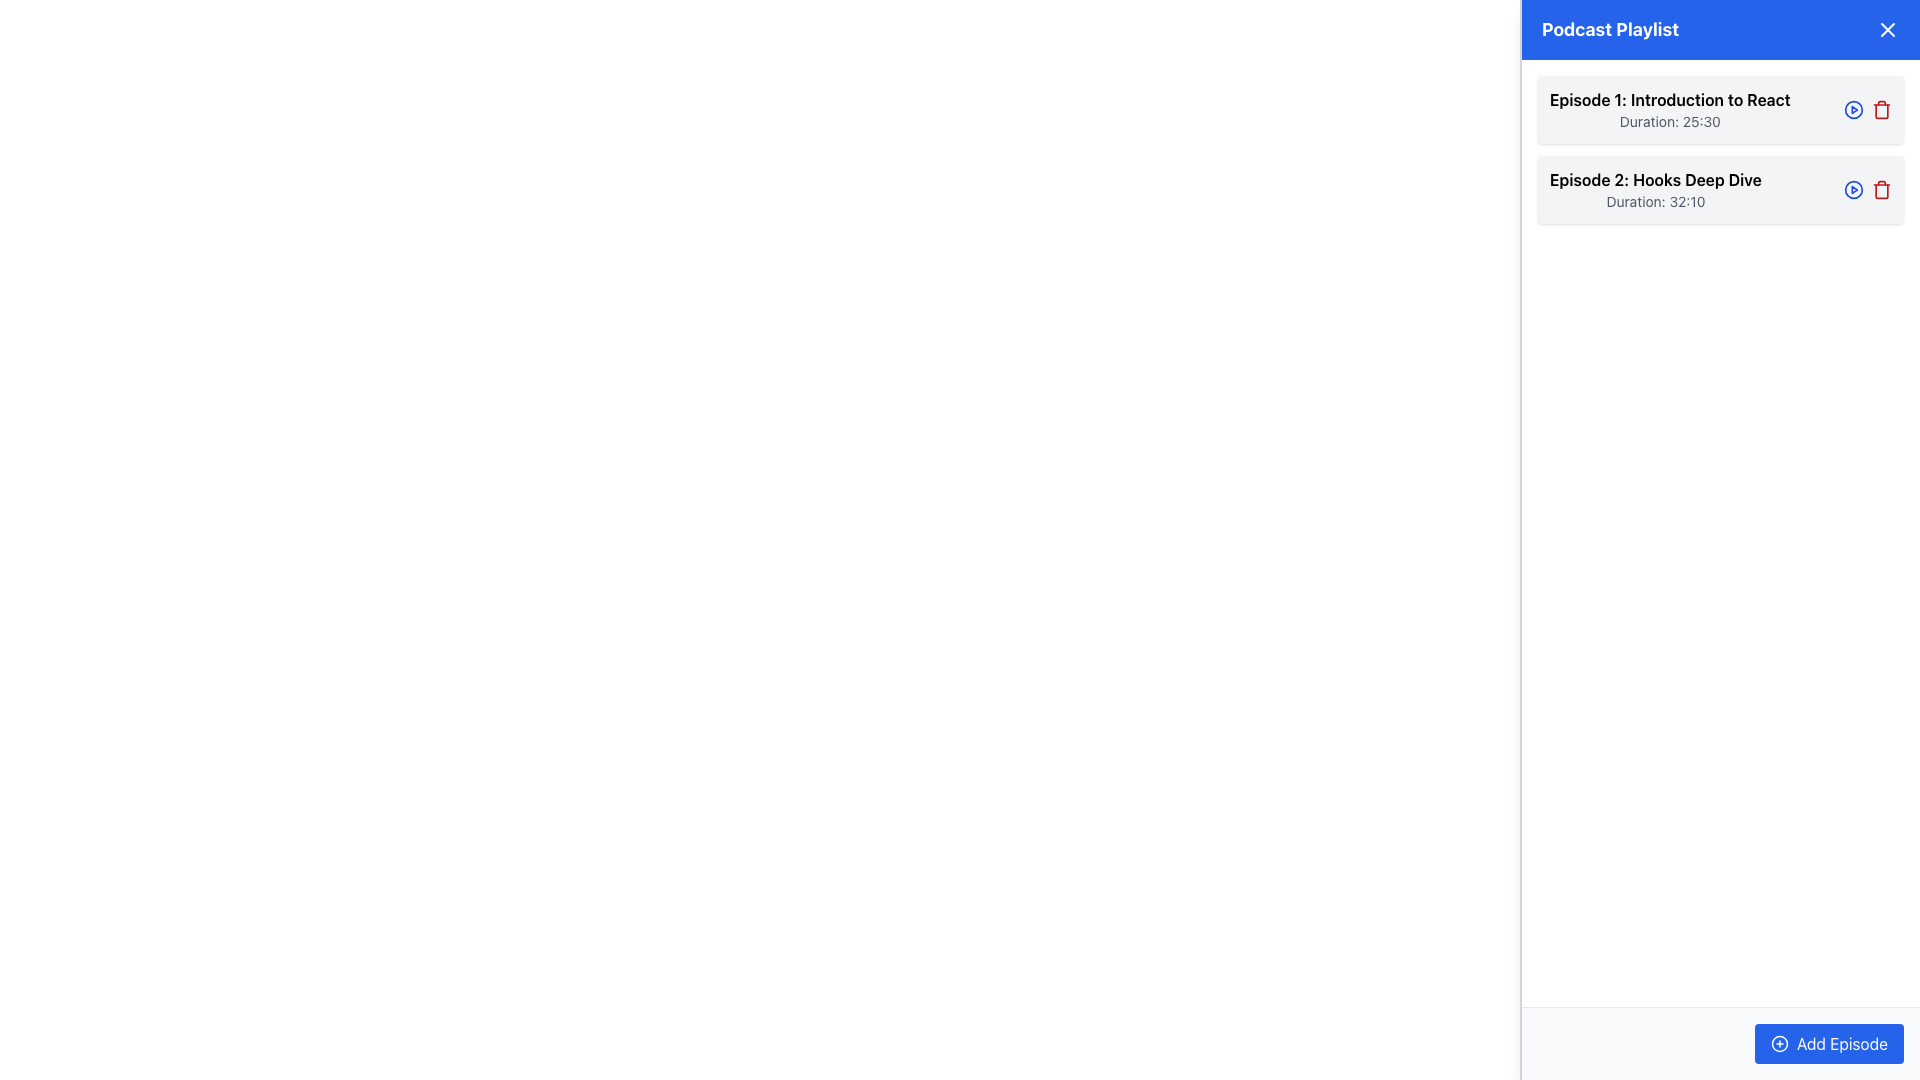 The width and height of the screenshot is (1920, 1080). Describe the element at coordinates (1670, 122) in the screenshot. I see `the text label displaying 'Duration: 25:30', which is styled in gray and located beneath the title 'Episode 1: Introduction to React' in the first entry of the episode list` at that location.